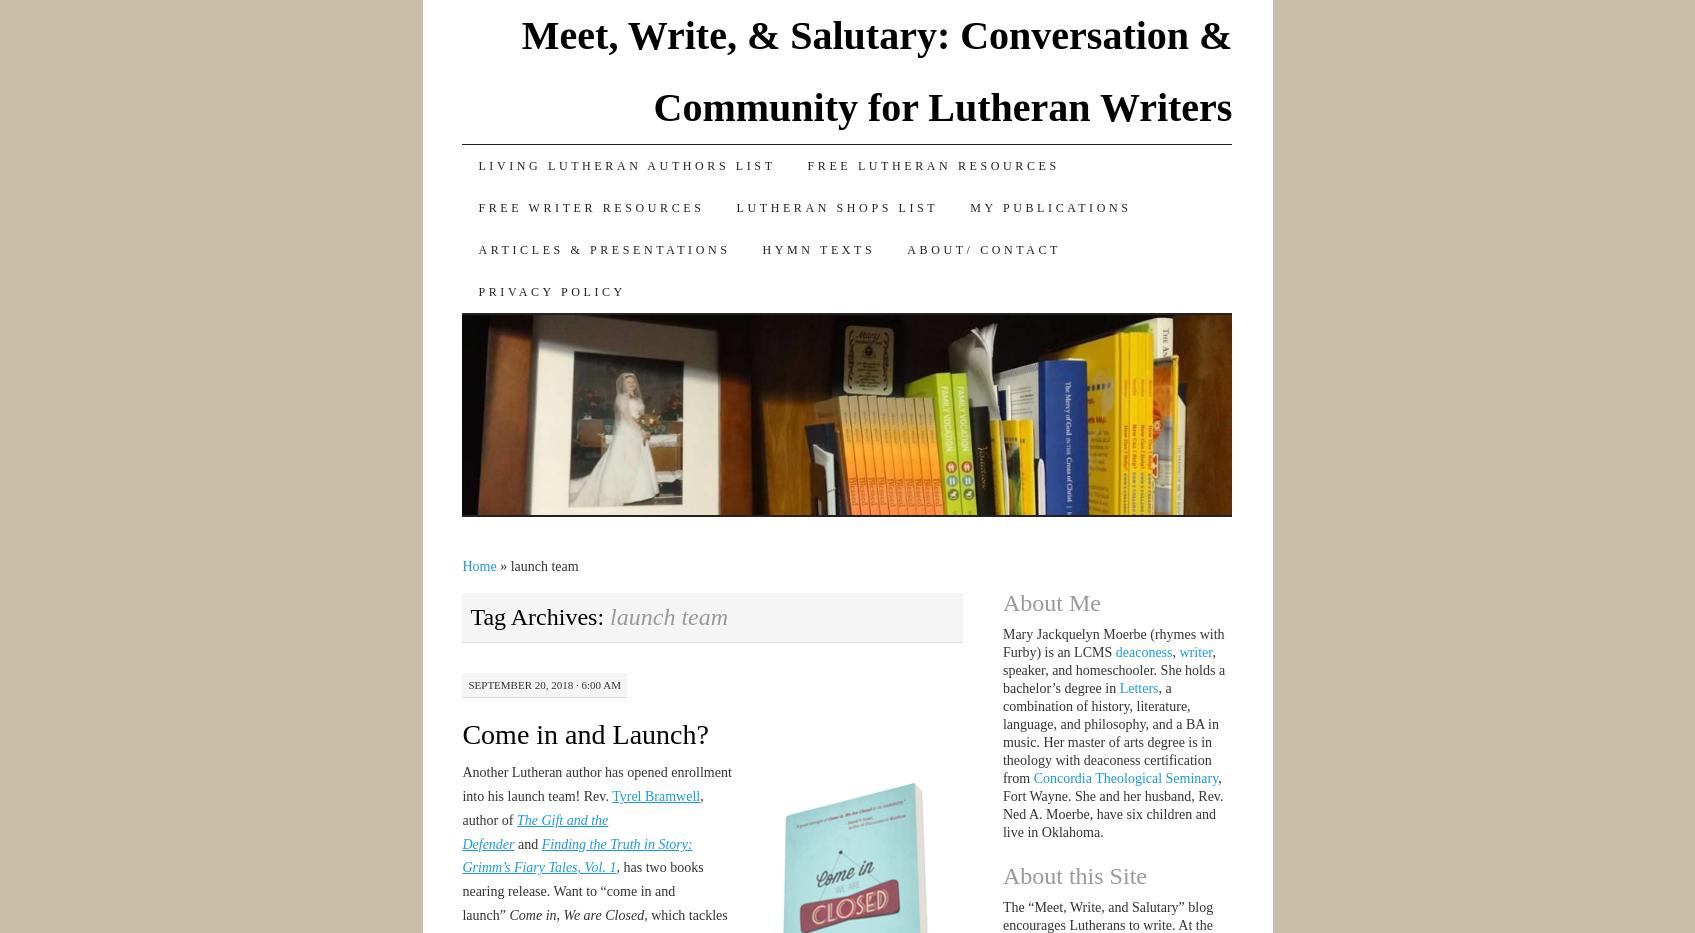 The image size is (1695, 933). What do you see at coordinates (1051, 602) in the screenshot?
I see `'About Me'` at bounding box center [1051, 602].